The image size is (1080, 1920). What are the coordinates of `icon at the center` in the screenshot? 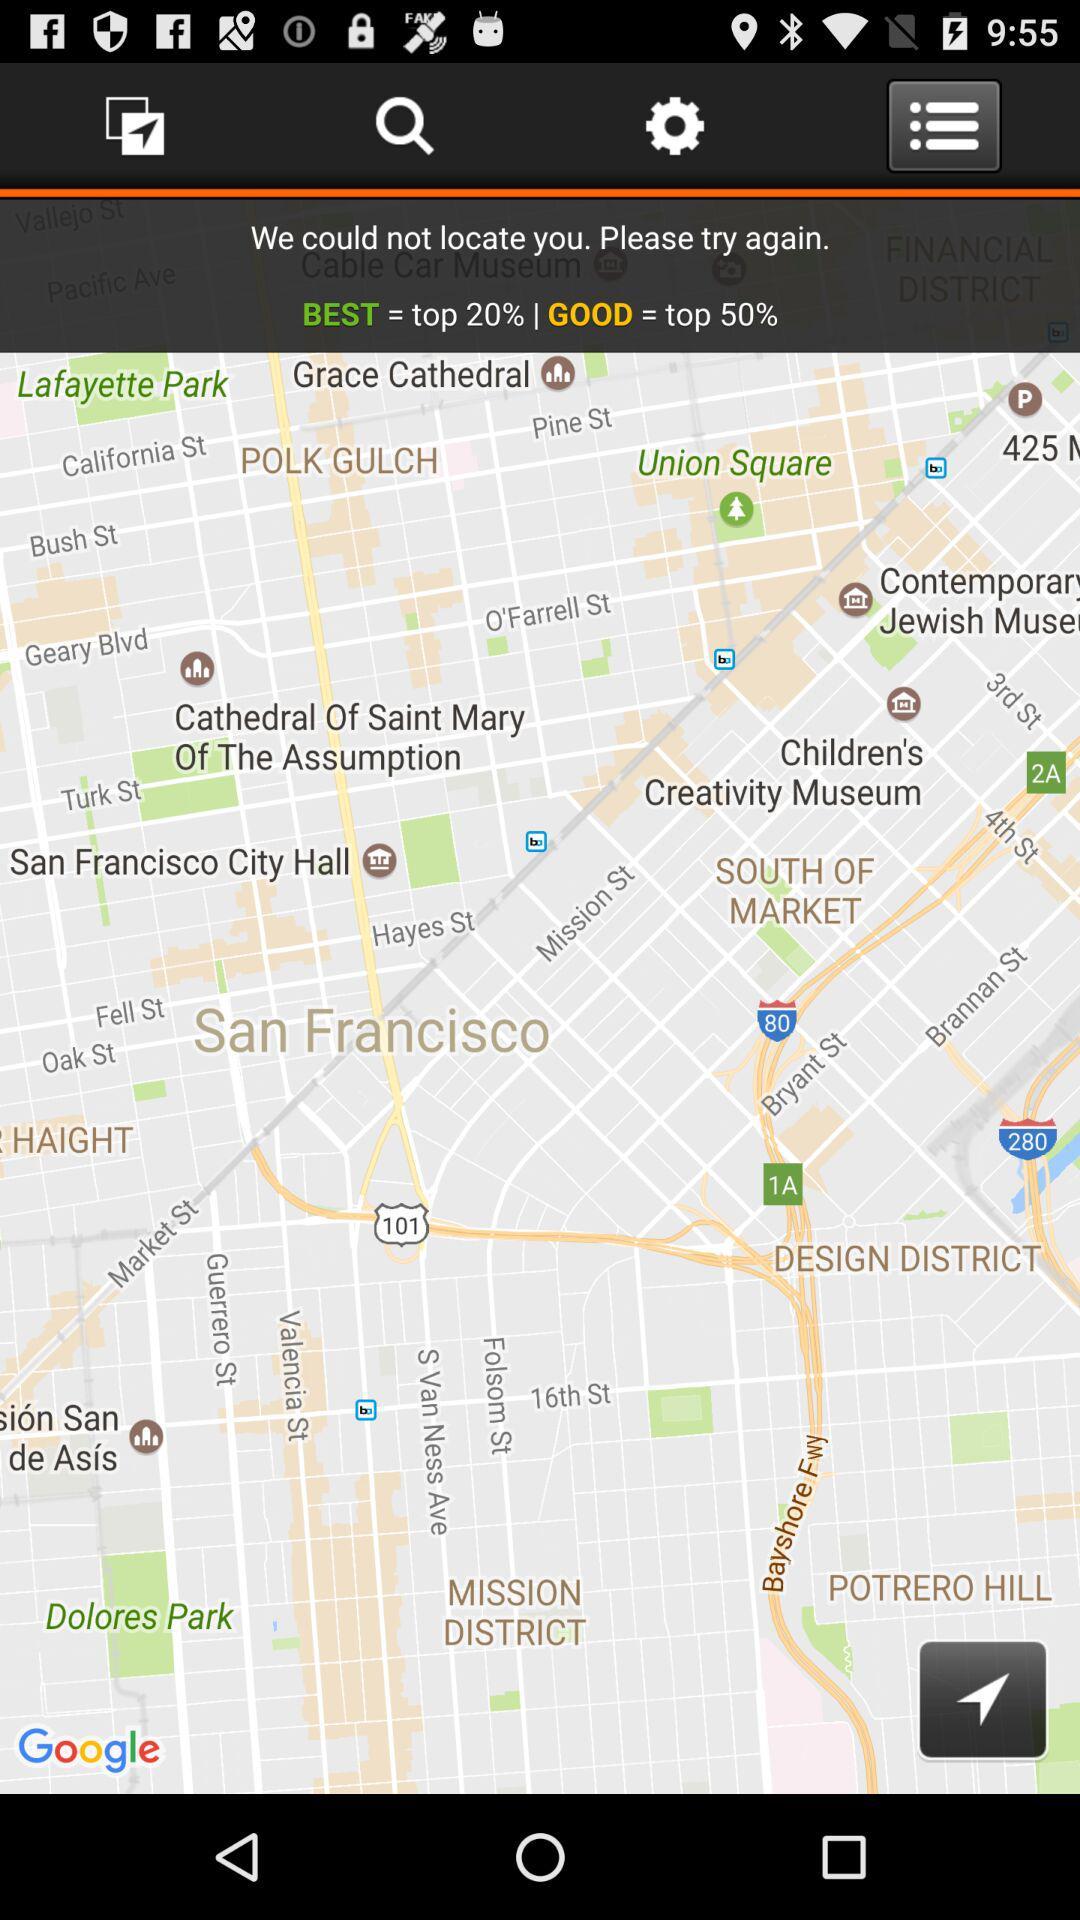 It's located at (540, 996).